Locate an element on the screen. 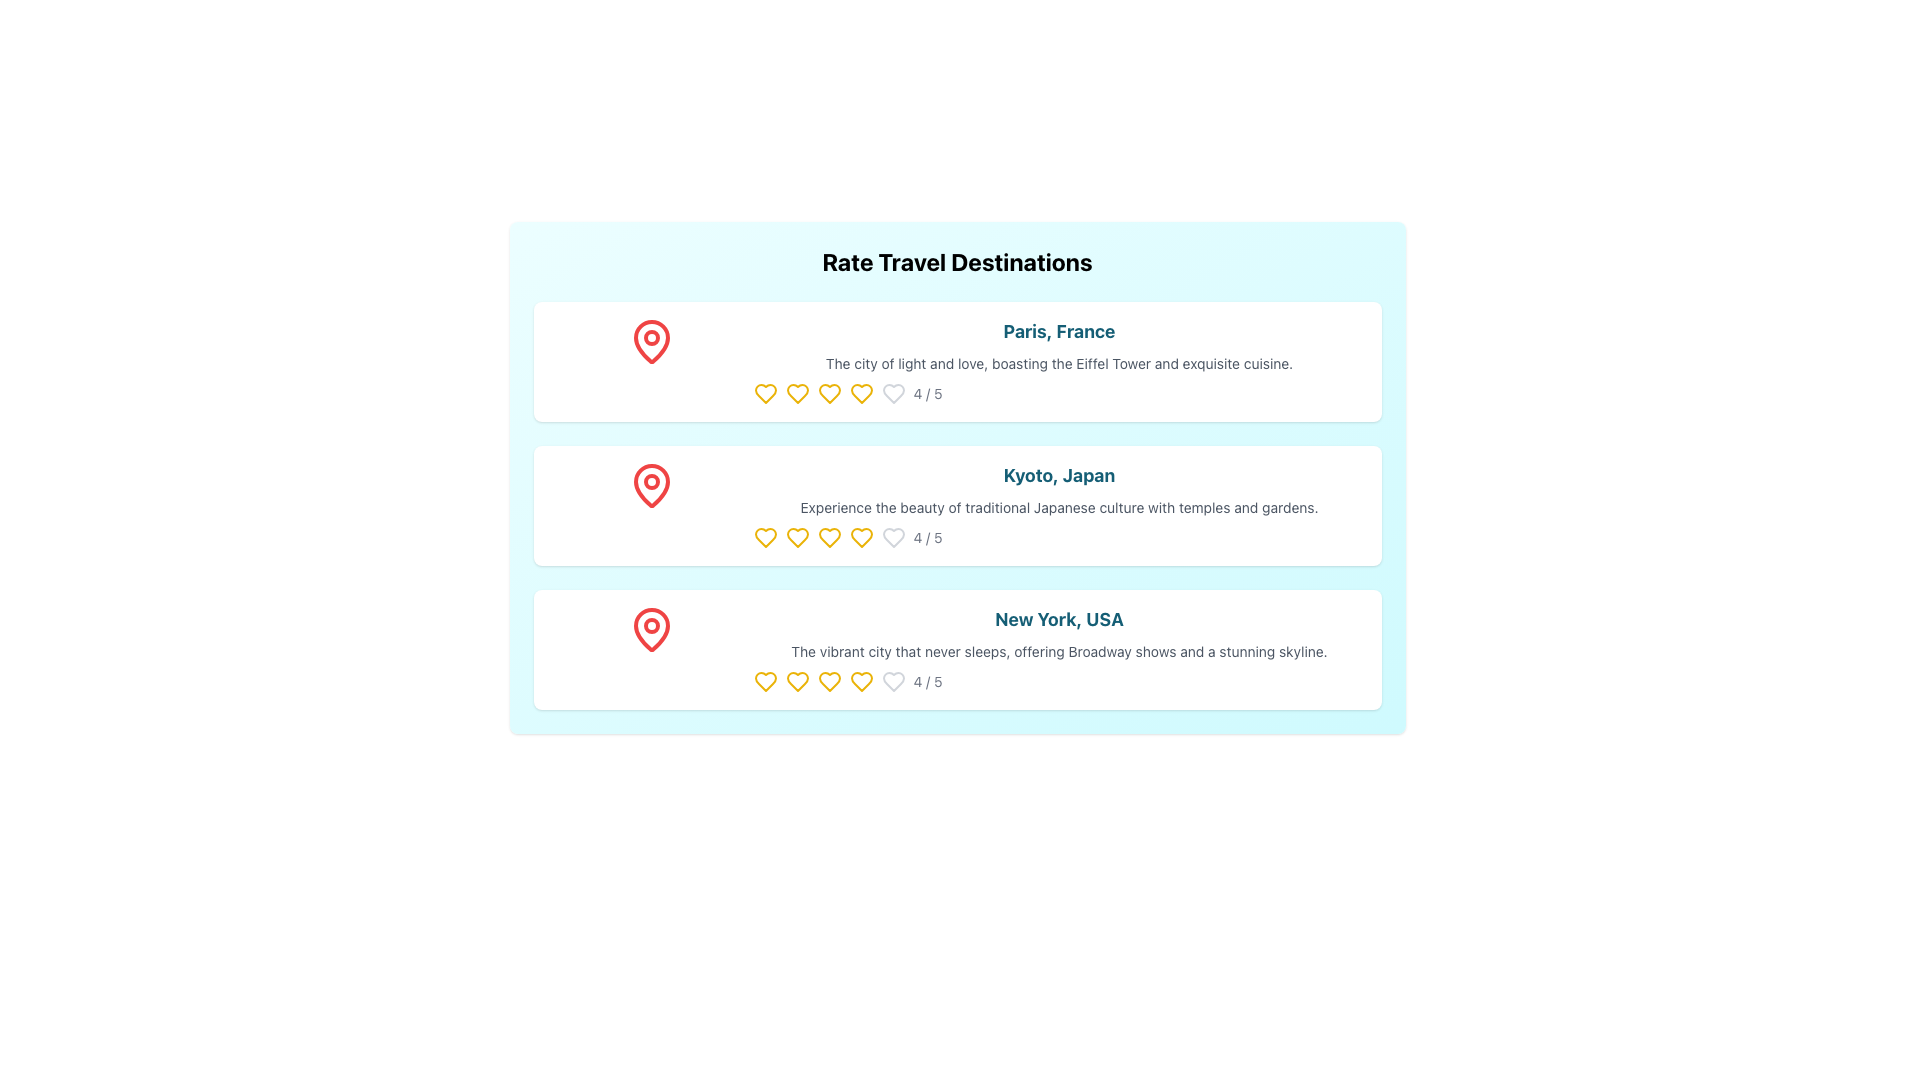  the second yellow outlined heart icon in the rating section below '4 / 5' is located at coordinates (796, 681).